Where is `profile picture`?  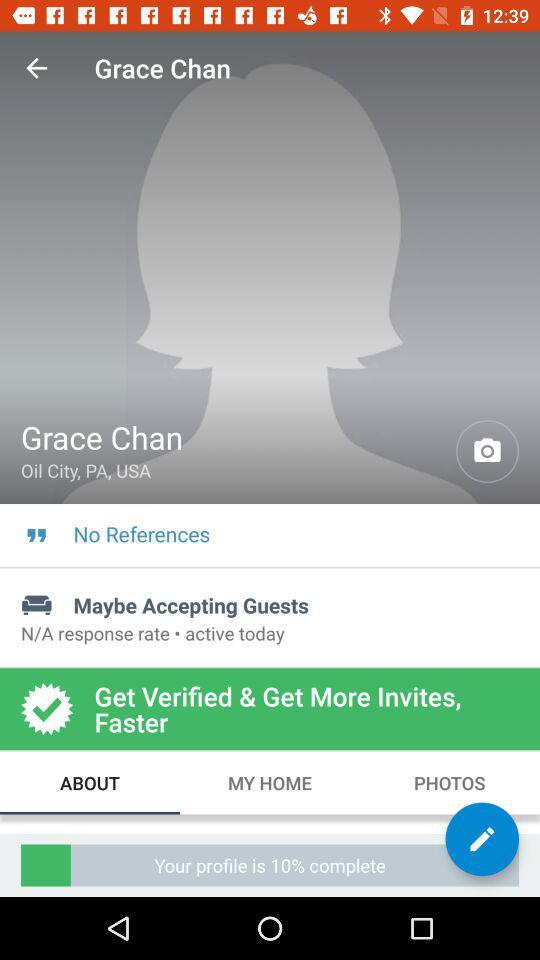 profile picture is located at coordinates (486, 451).